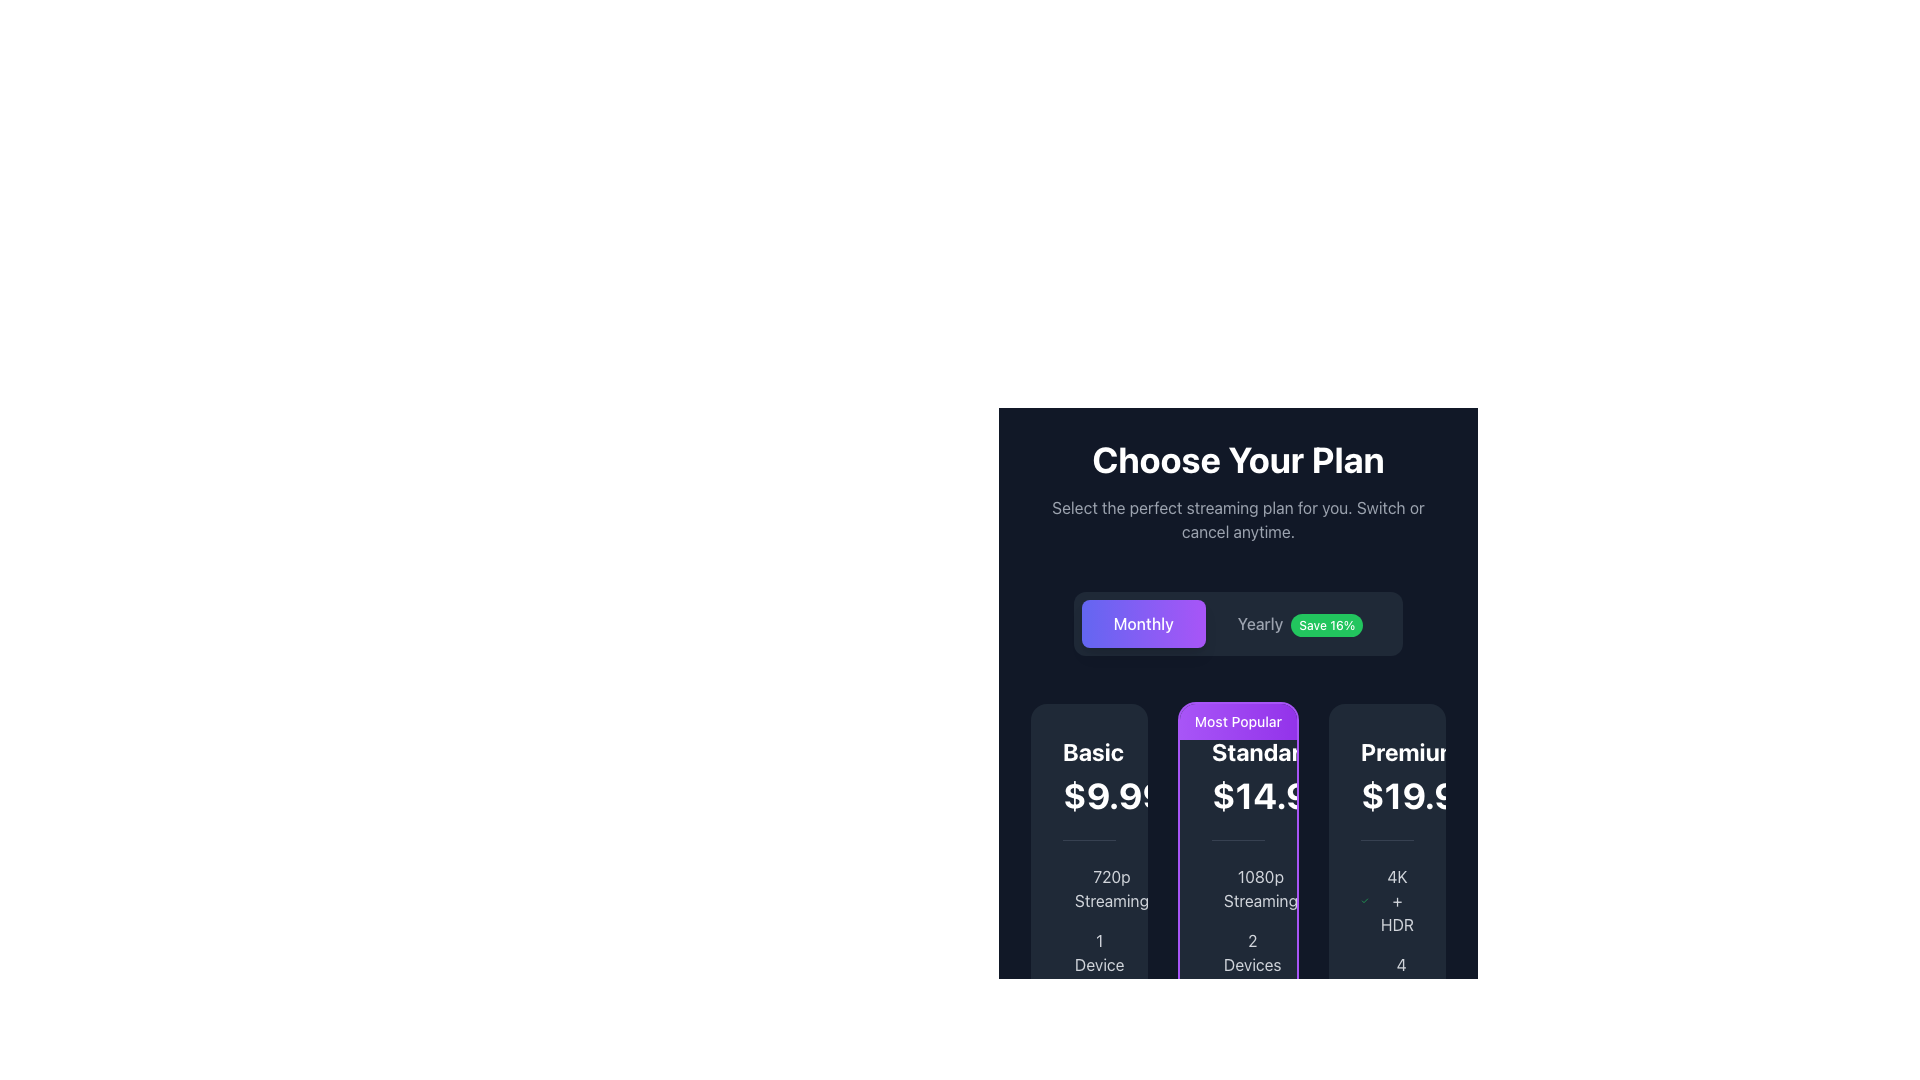  What do you see at coordinates (1237, 721) in the screenshot?
I see `the label indicating the most popular choice in the 'Standard' pricing card in the 'Choose Your Plan' section` at bounding box center [1237, 721].